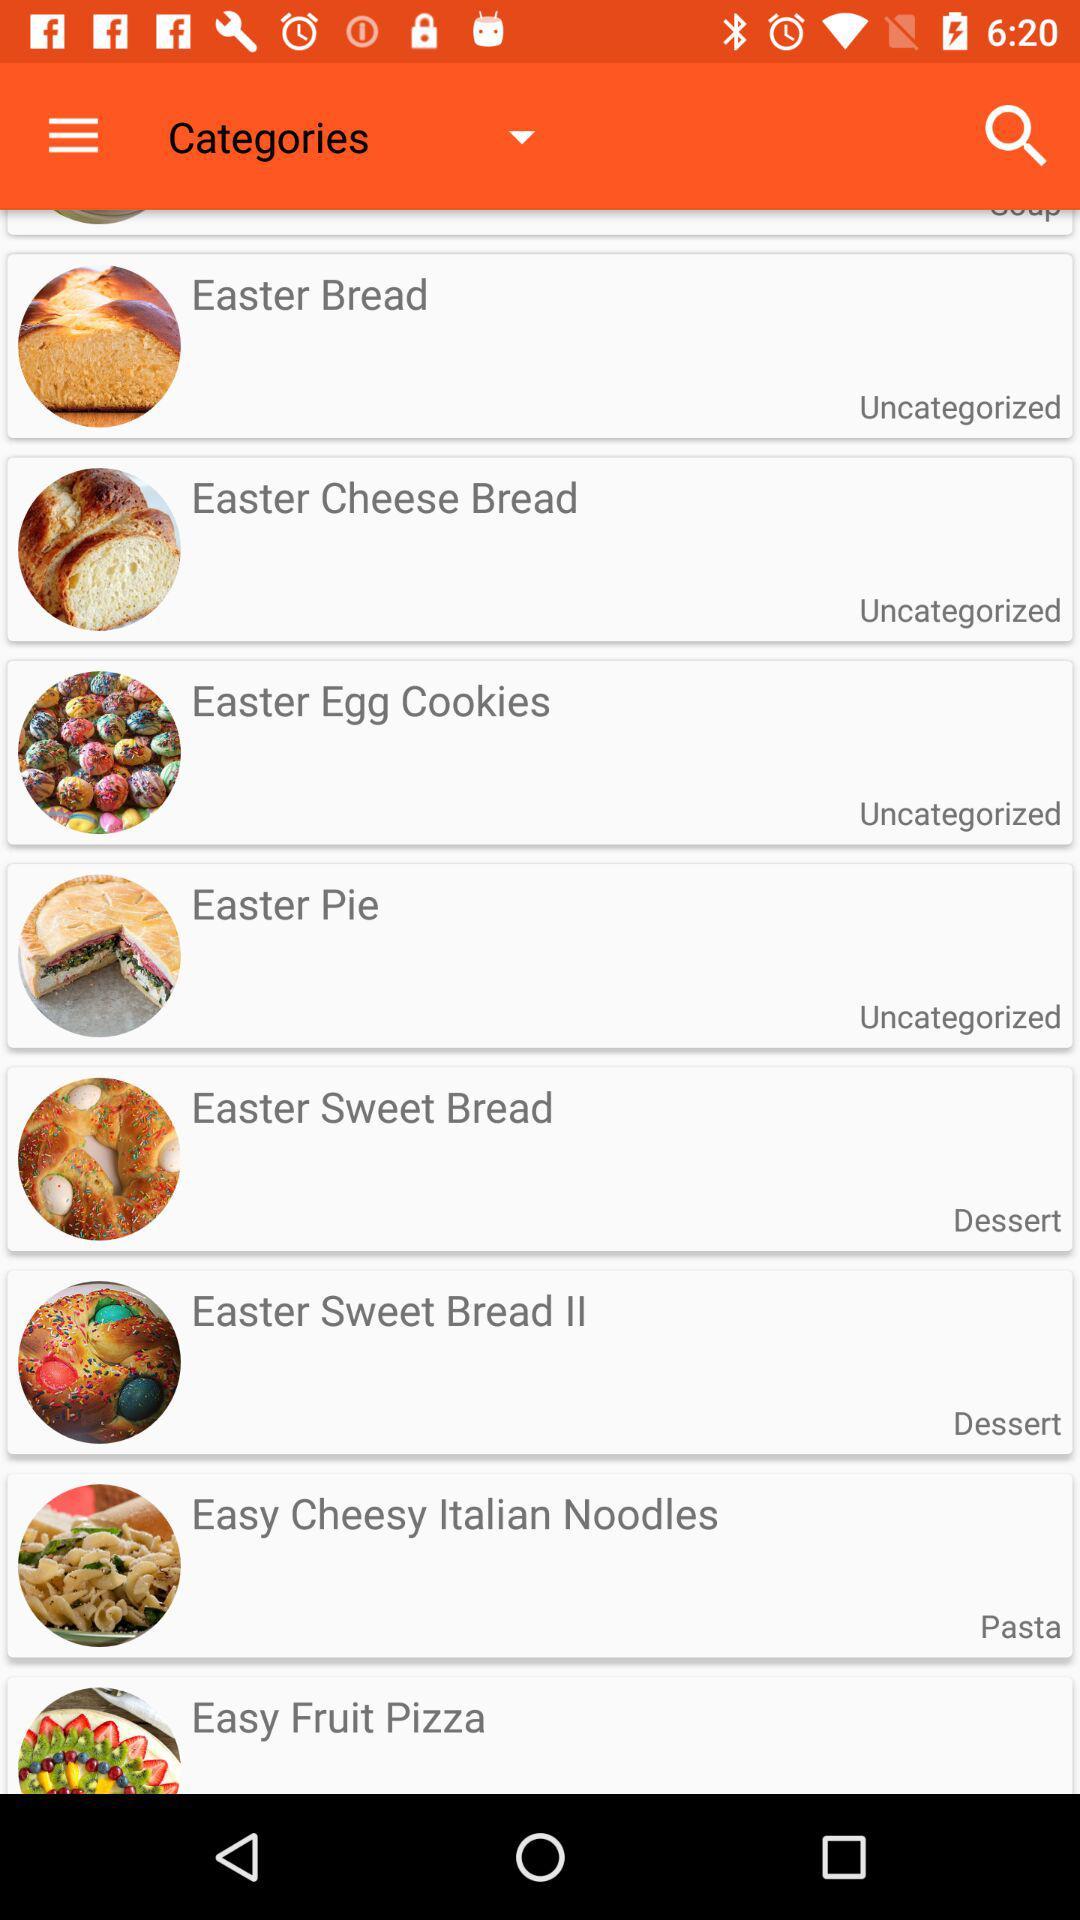 Image resolution: width=1080 pixels, height=1920 pixels. Describe the element at coordinates (1017, 135) in the screenshot. I see `the icon to the right of the categories item` at that location.